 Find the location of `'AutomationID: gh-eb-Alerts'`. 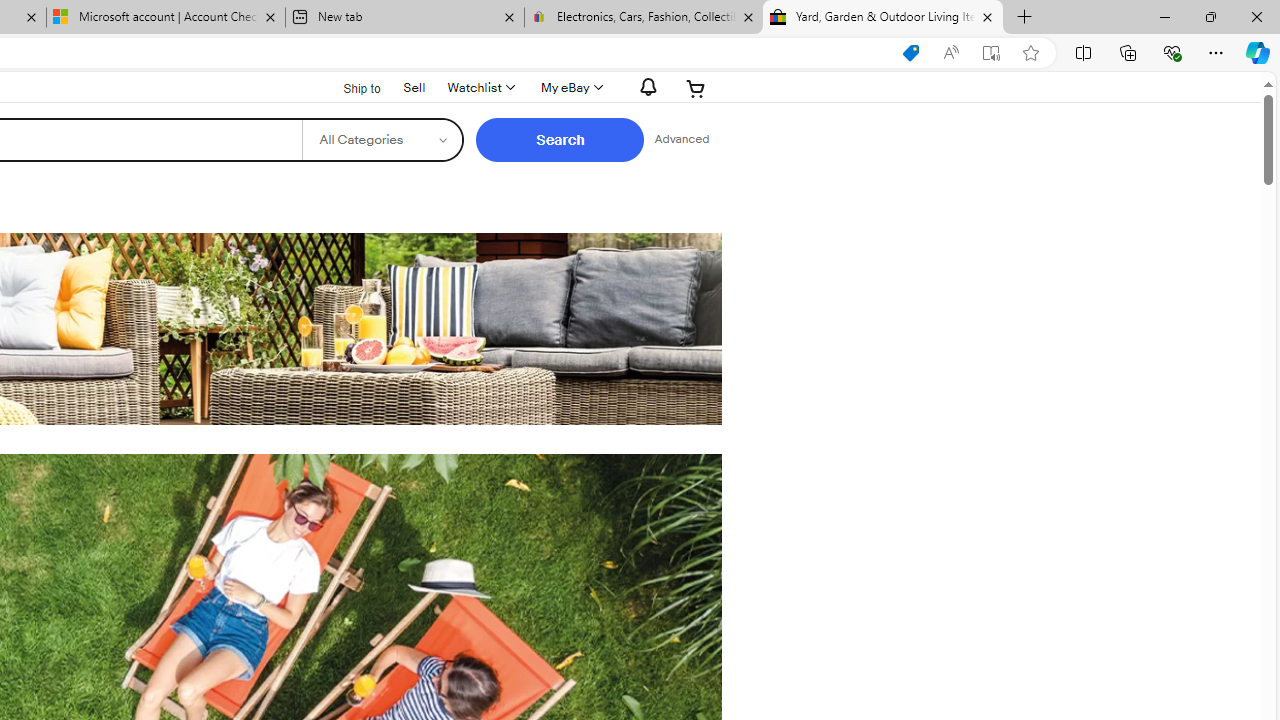

'AutomationID: gh-eb-Alerts' is located at coordinates (645, 86).